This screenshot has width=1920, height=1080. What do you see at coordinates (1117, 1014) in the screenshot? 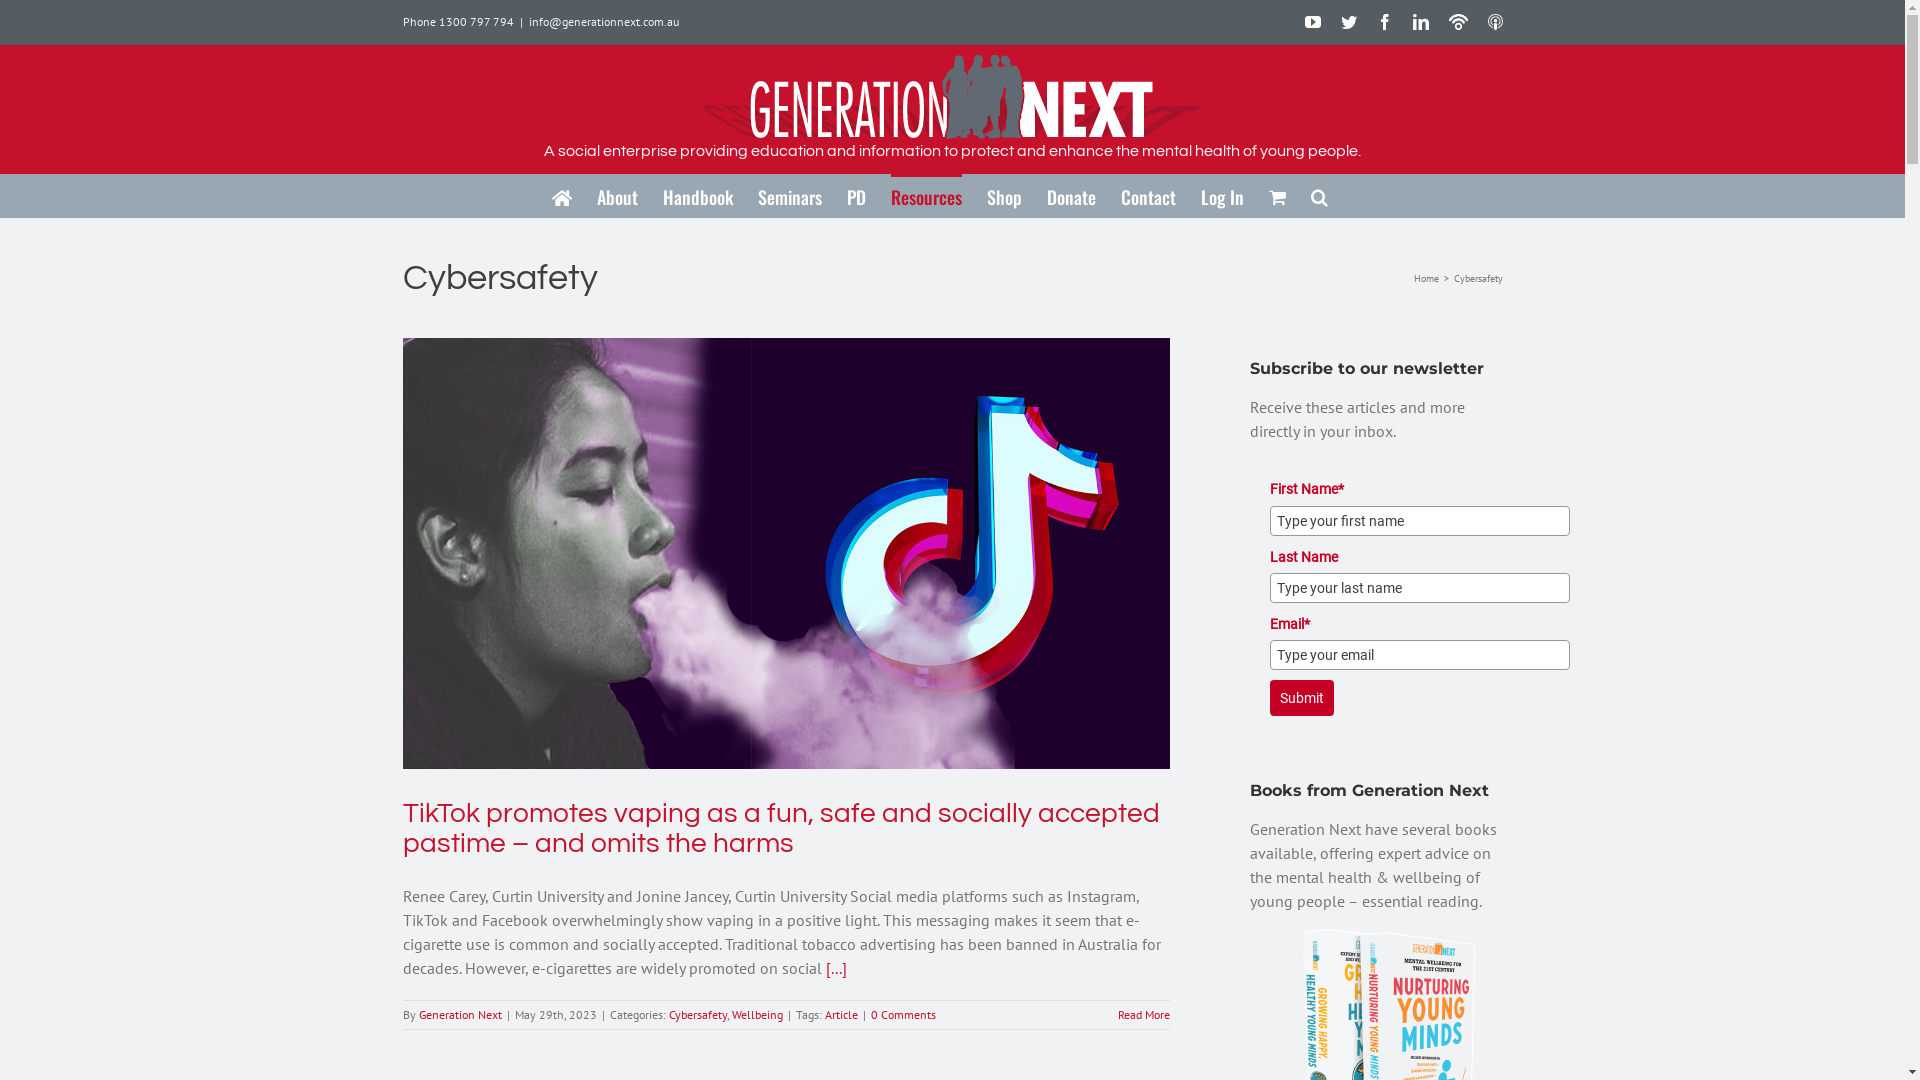
I see `'Read More'` at bounding box center [1117, 1014].